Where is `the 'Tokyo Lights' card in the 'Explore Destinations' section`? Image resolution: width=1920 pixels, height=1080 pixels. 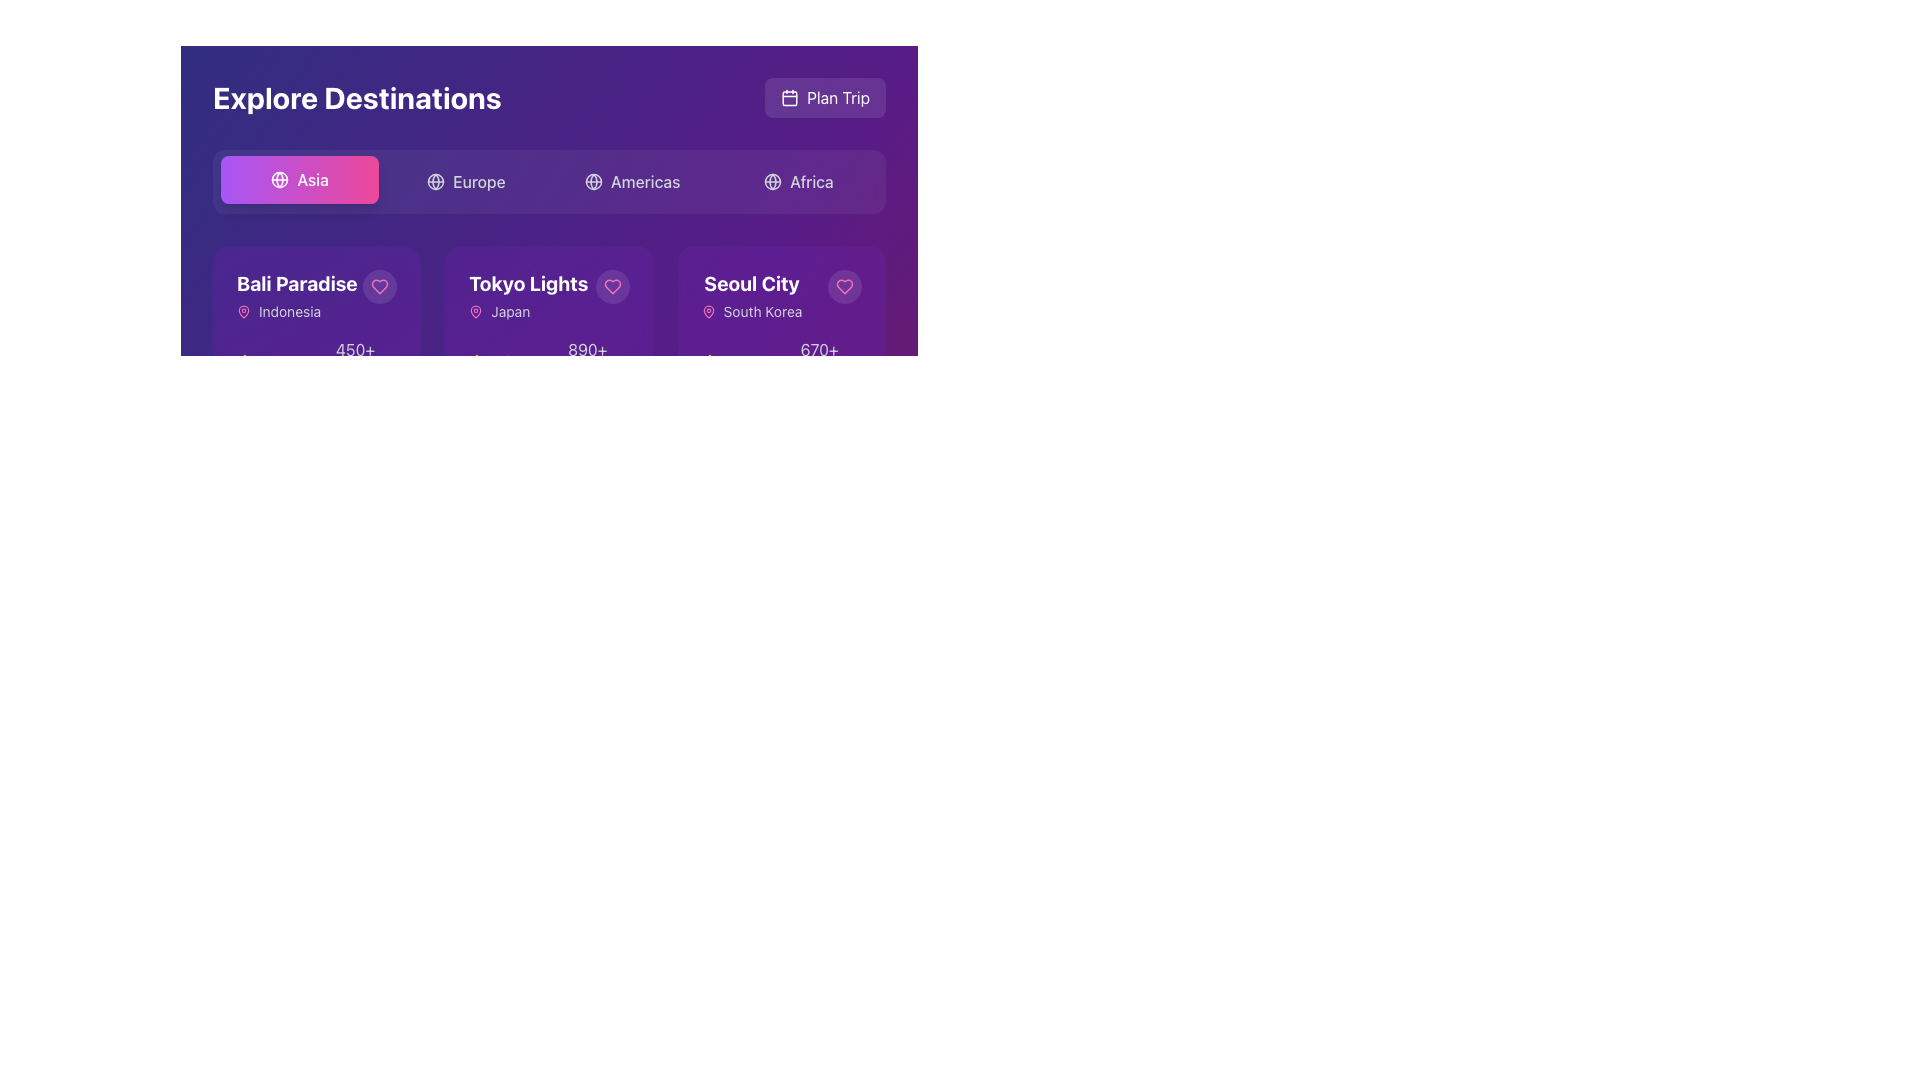
the 'Tokyo Lights' card in the 'Explore Destinations' section is located at coordinates (549, 450).